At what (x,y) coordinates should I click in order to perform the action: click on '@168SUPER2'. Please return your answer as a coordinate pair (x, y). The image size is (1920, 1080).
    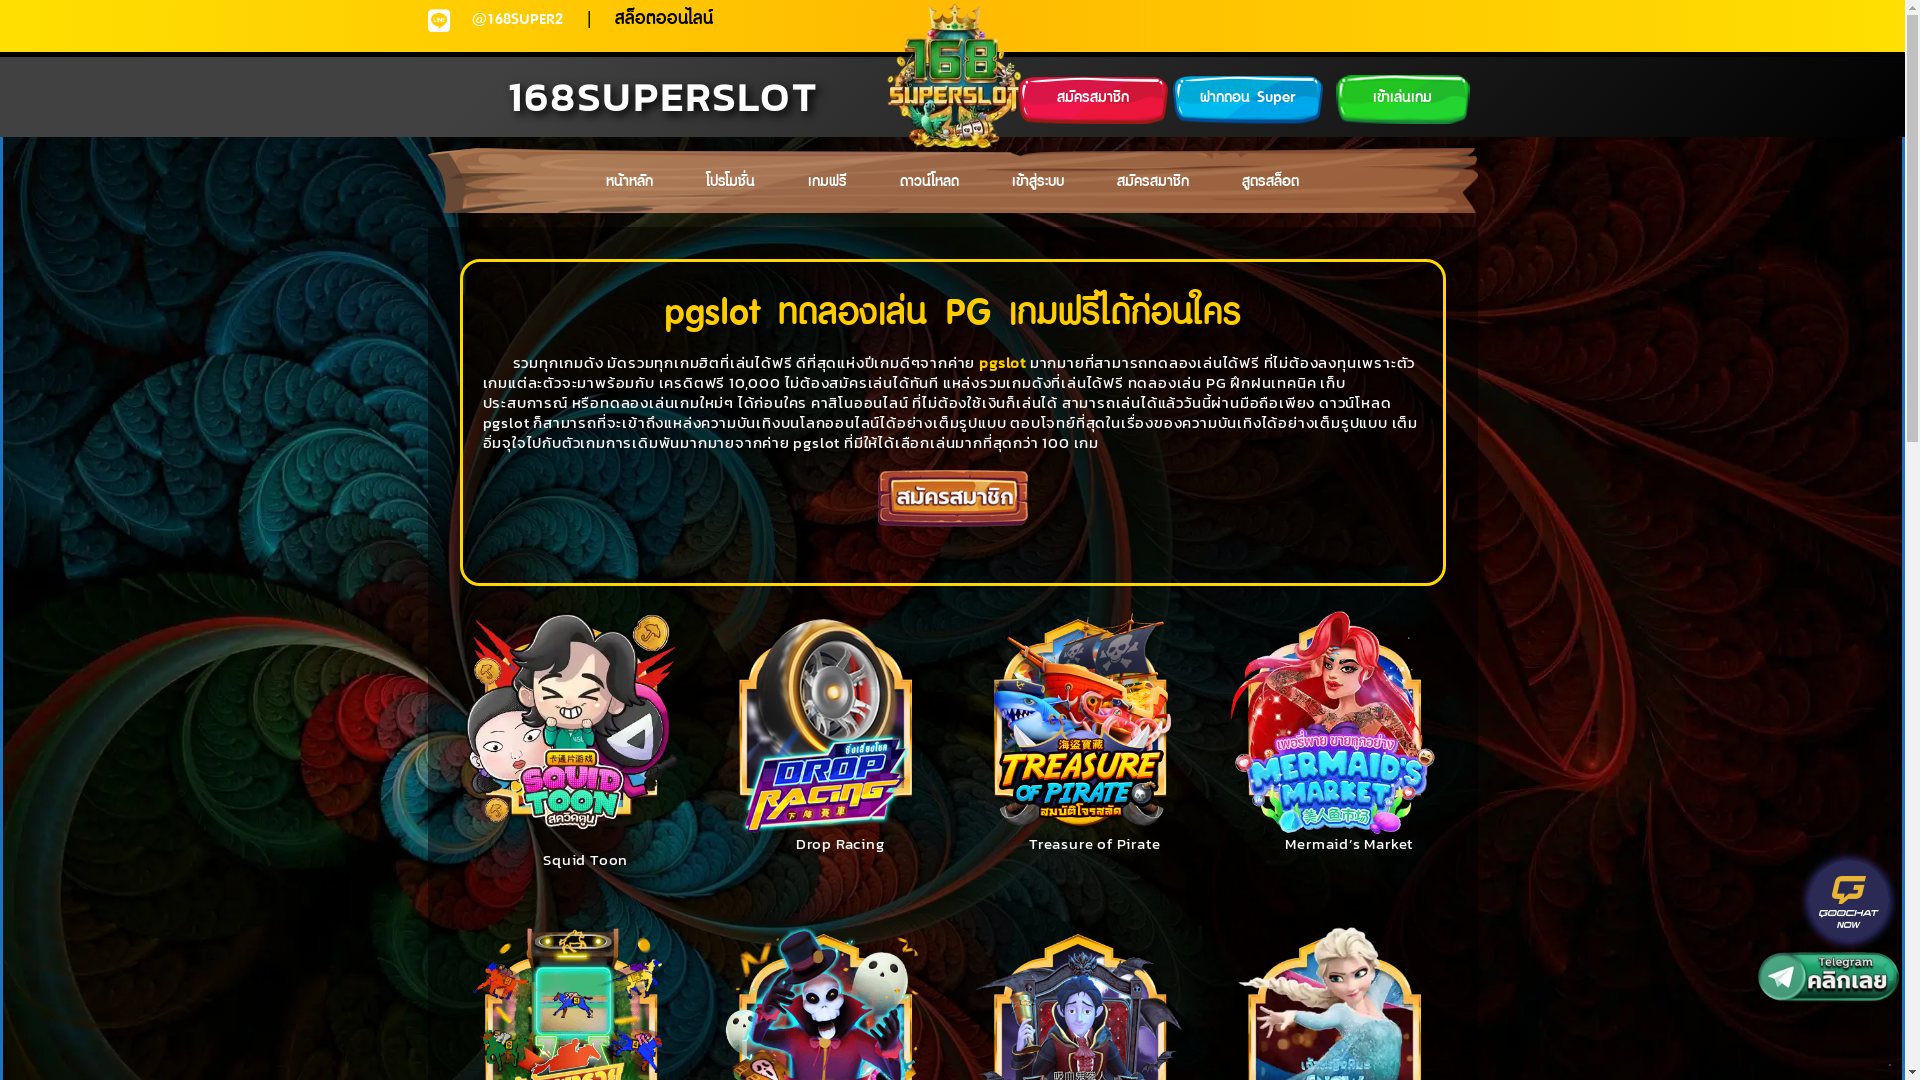
    Looking at the image, I should click on (517, 19).